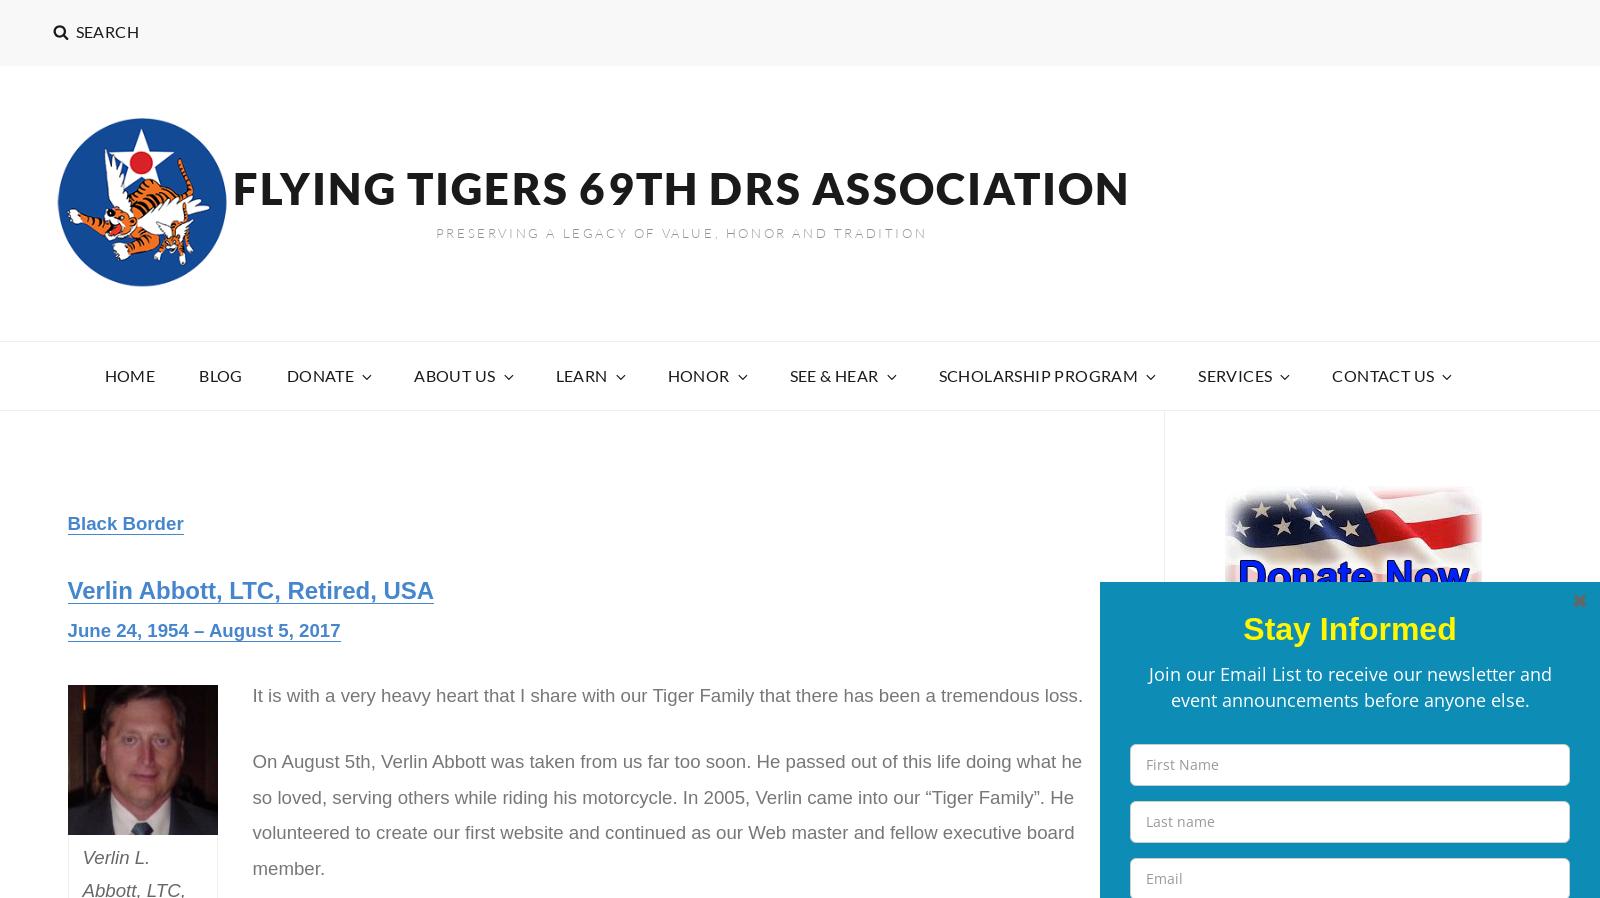  I want to click on 'ABOUT US', so click(453, 374).